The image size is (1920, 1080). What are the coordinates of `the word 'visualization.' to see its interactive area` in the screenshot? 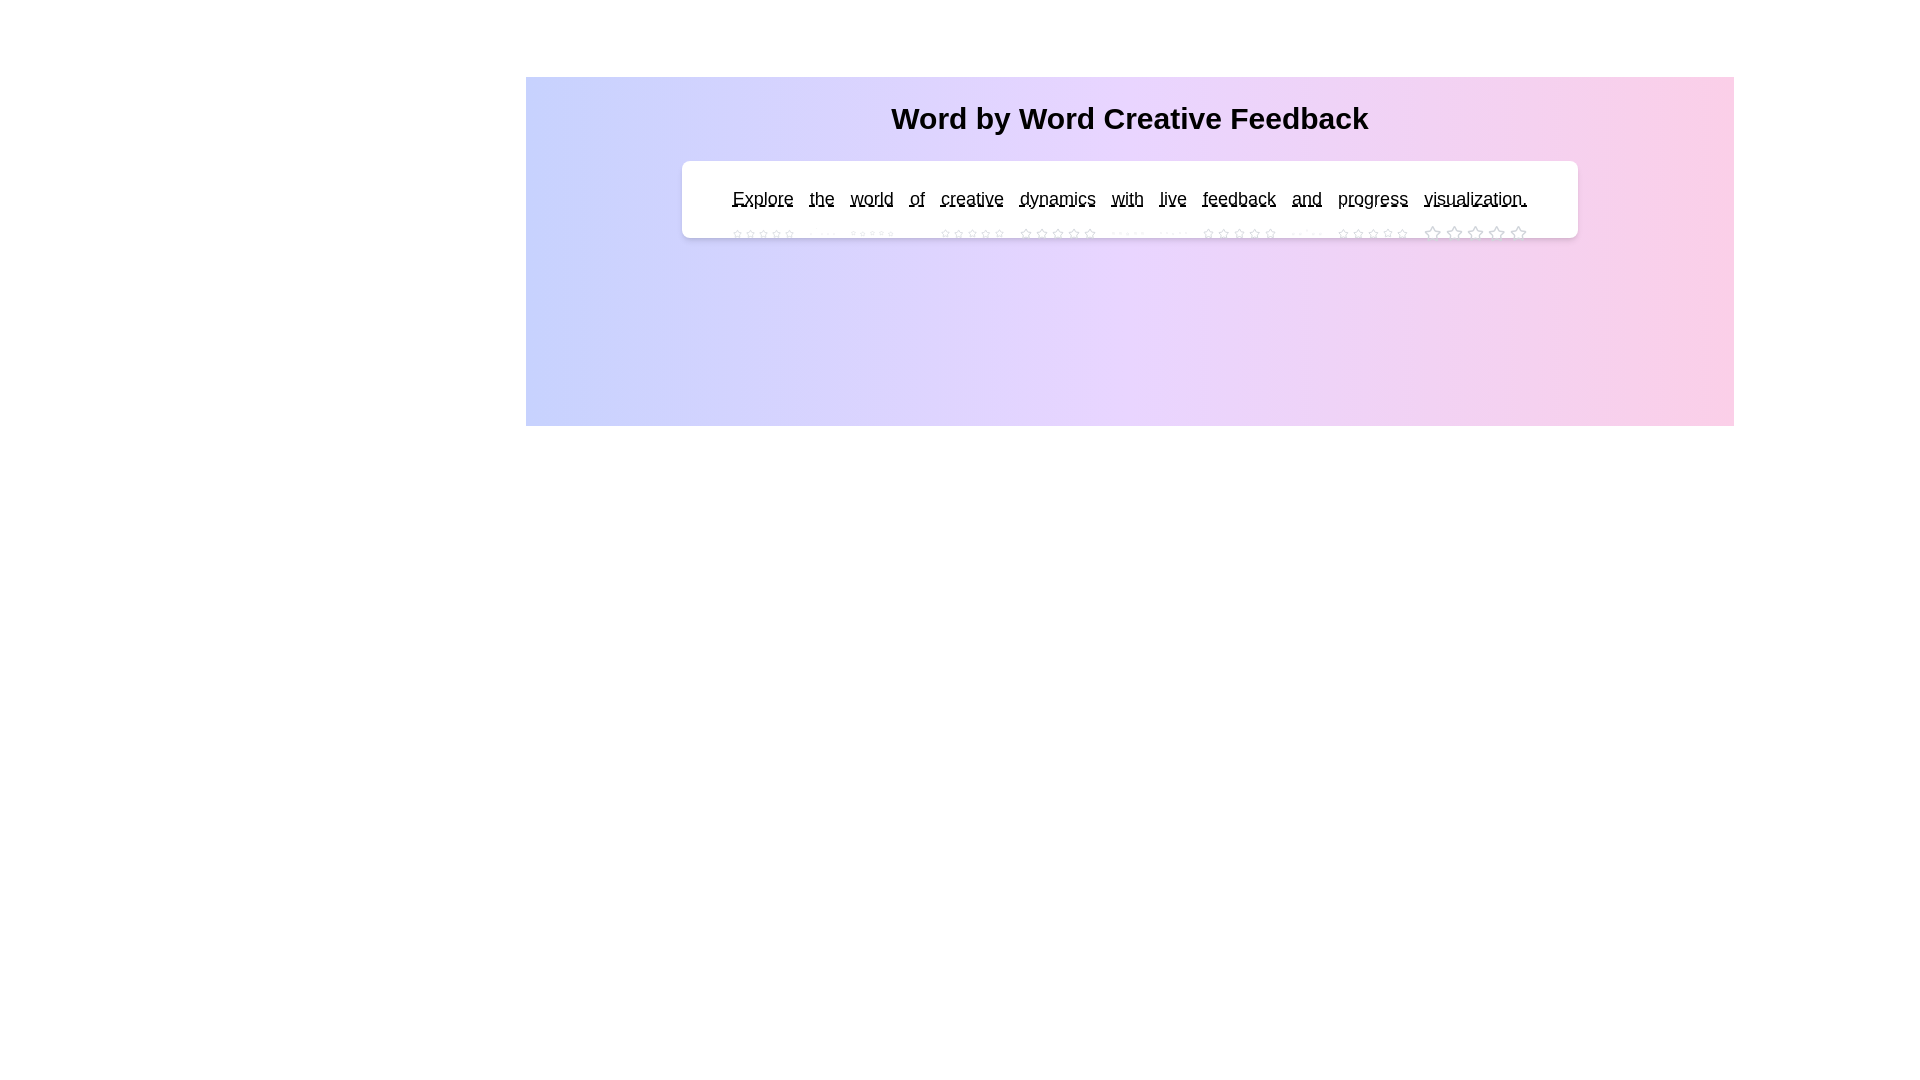 It's located at (1475, 199).